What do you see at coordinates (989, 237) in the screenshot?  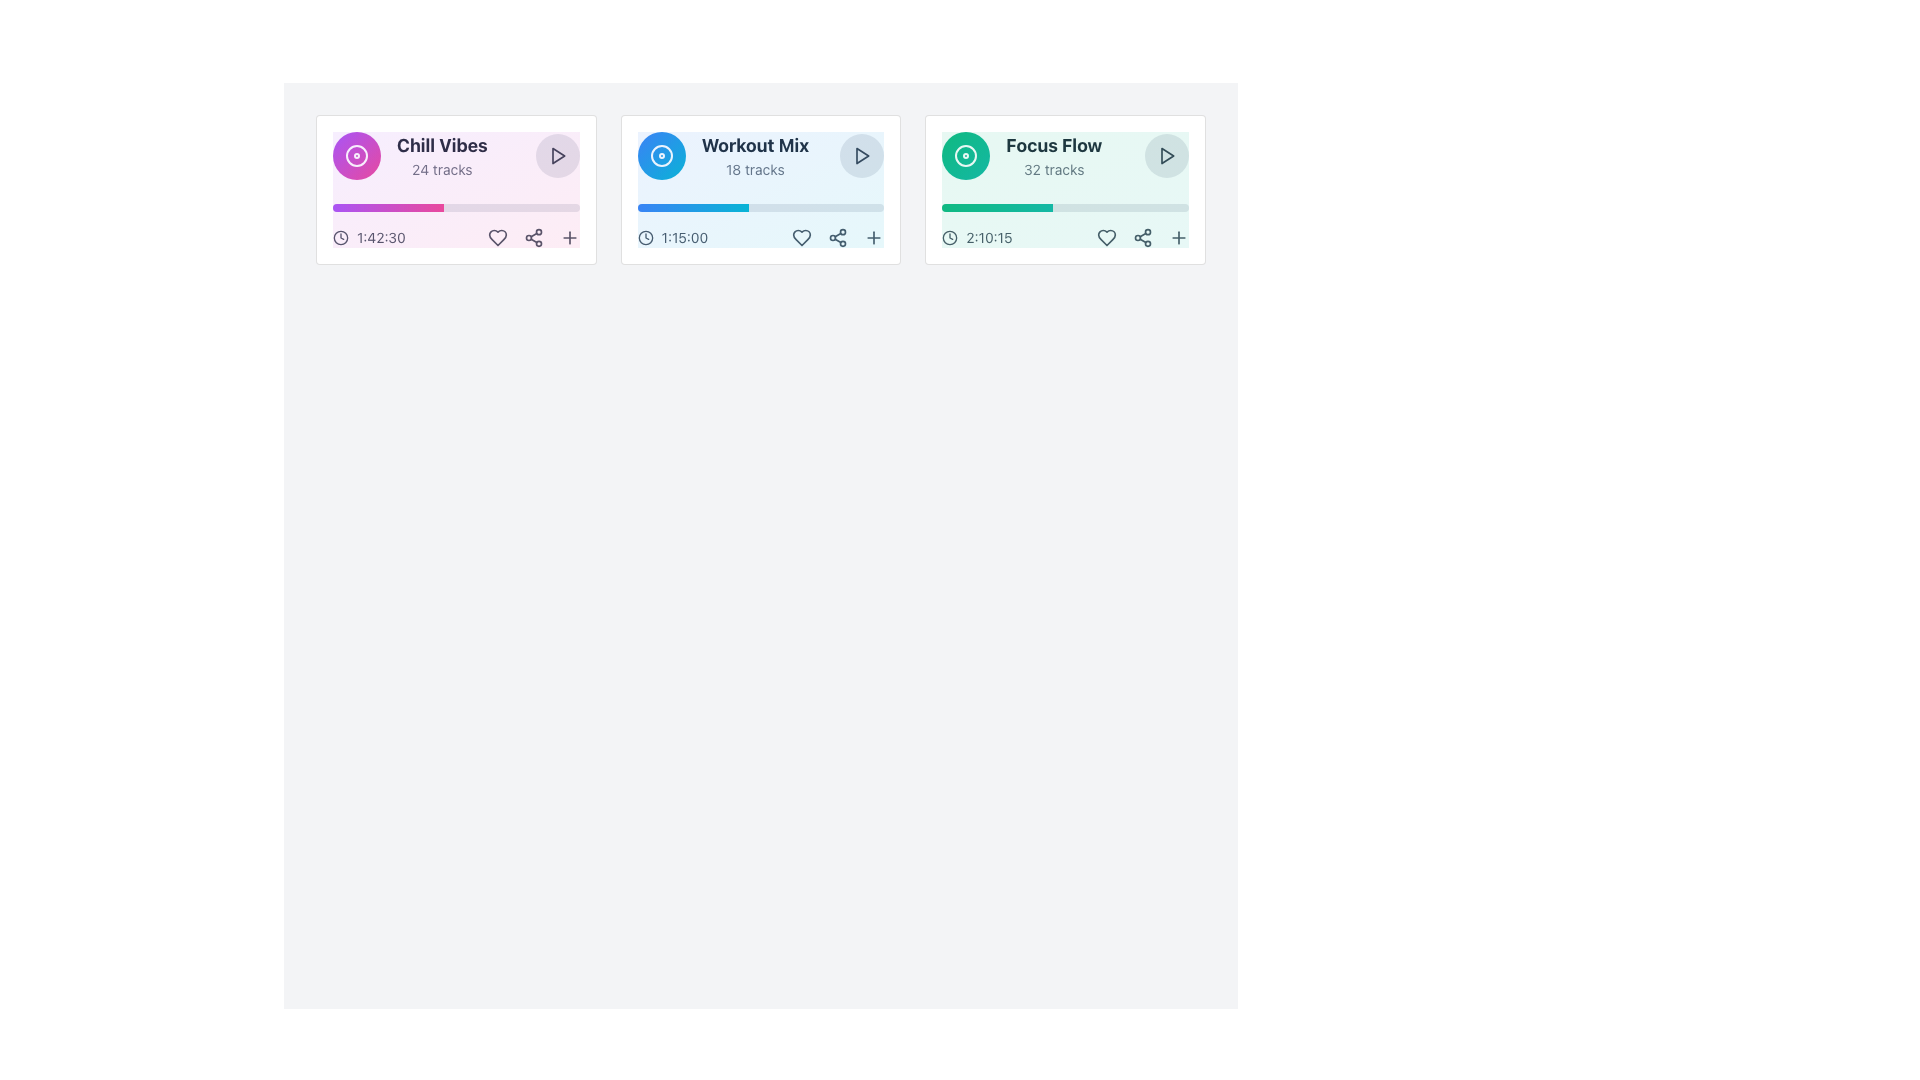 I see `the total duration text indicating '2 hours, 10 minutes, and 15 seconds' of the 'Focus Flow' playlist located in the lower left portion of the 'Focus Flow' card` at bounding box center [989, 237].